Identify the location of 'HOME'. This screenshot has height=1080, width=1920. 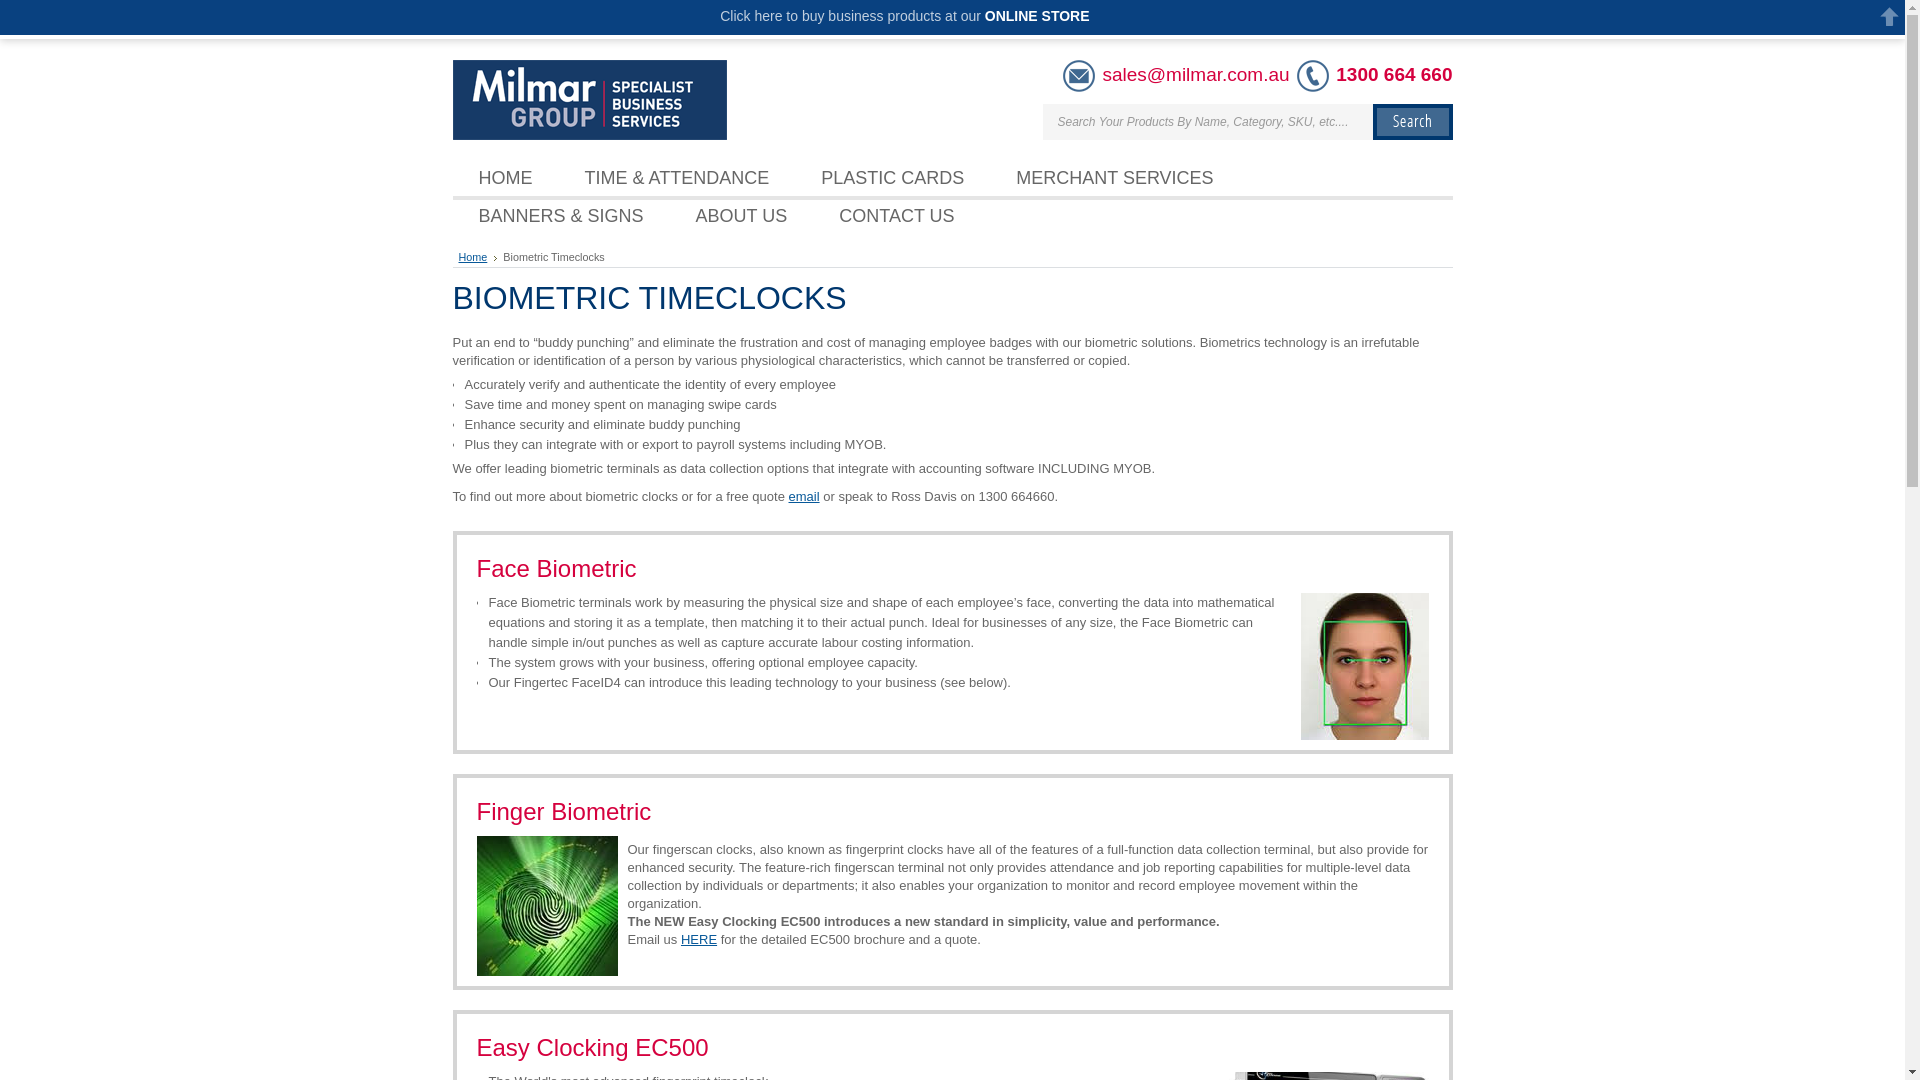
(504, 176).